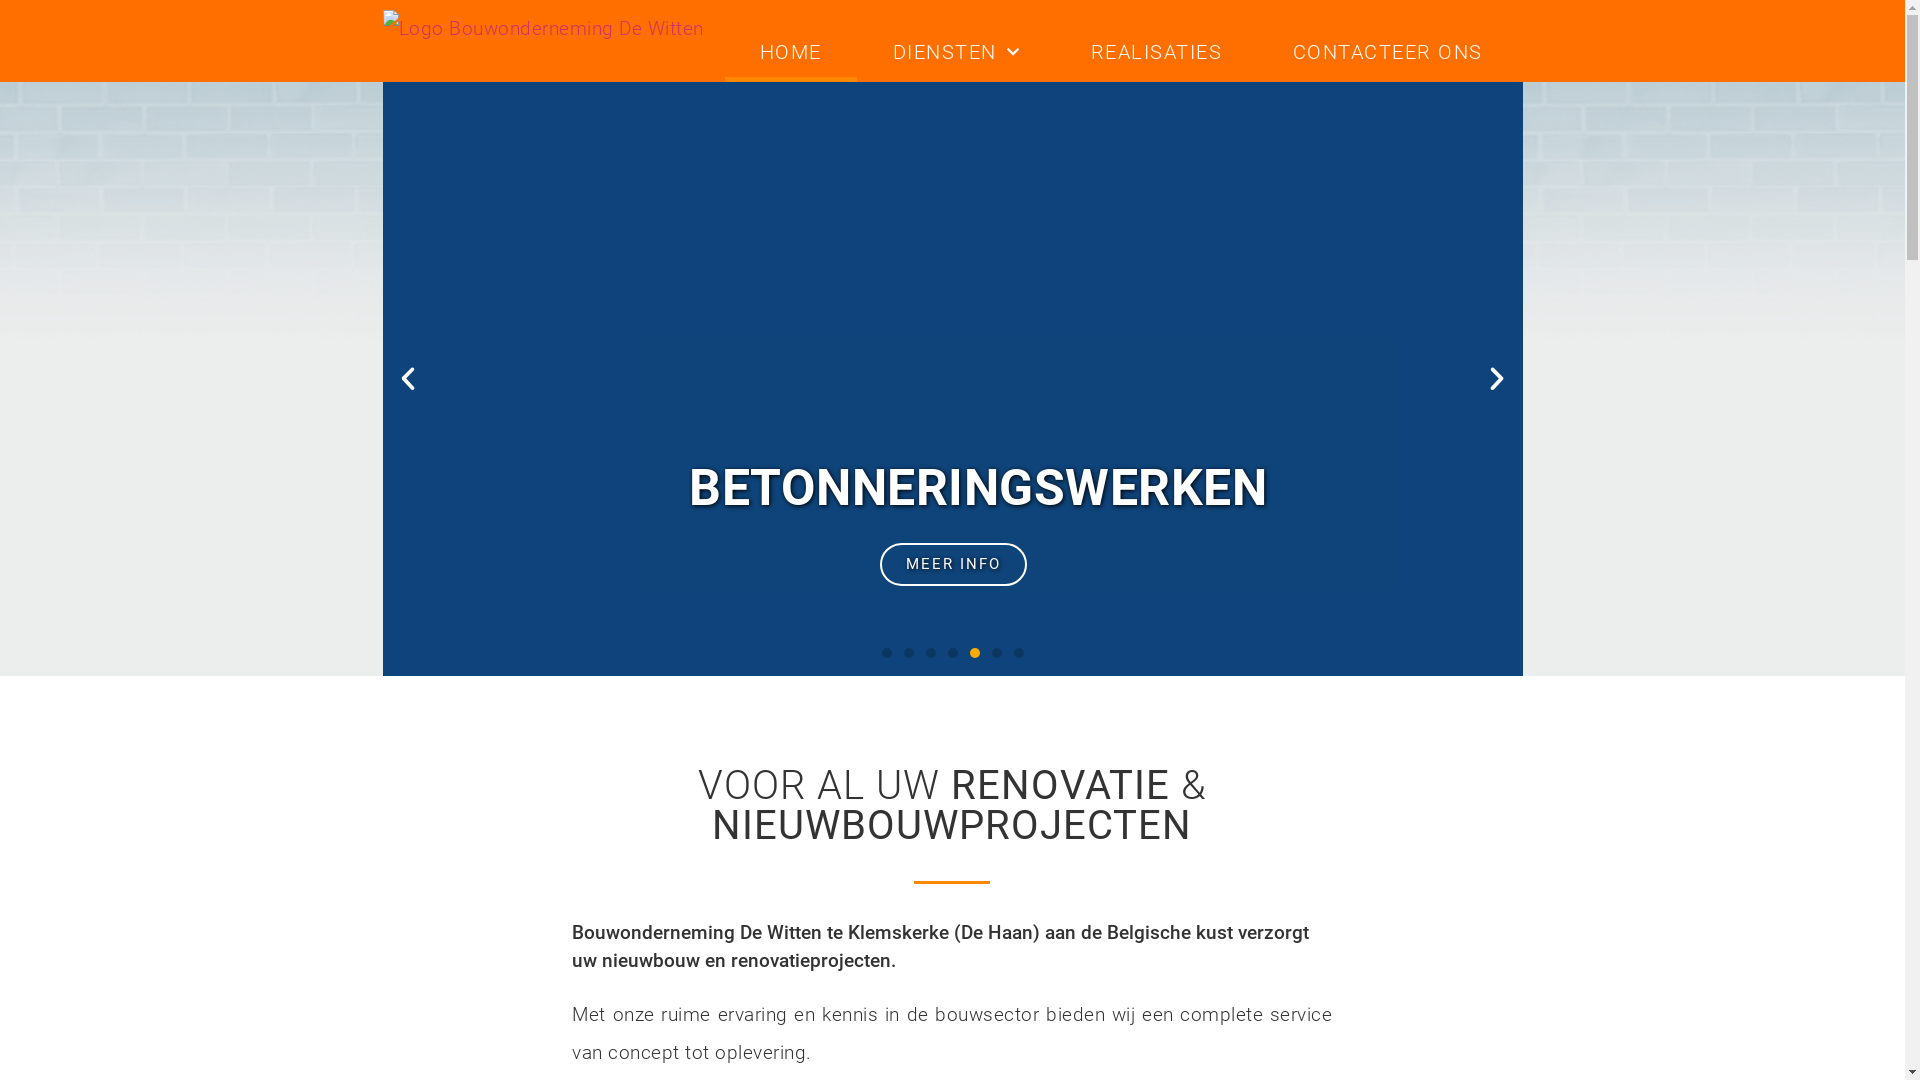 The height and width of the screenshot is (1080, 1920). Describe the element at coordinates (951, 564) in the screenshot. I see `'MEER INFO'` at that location.